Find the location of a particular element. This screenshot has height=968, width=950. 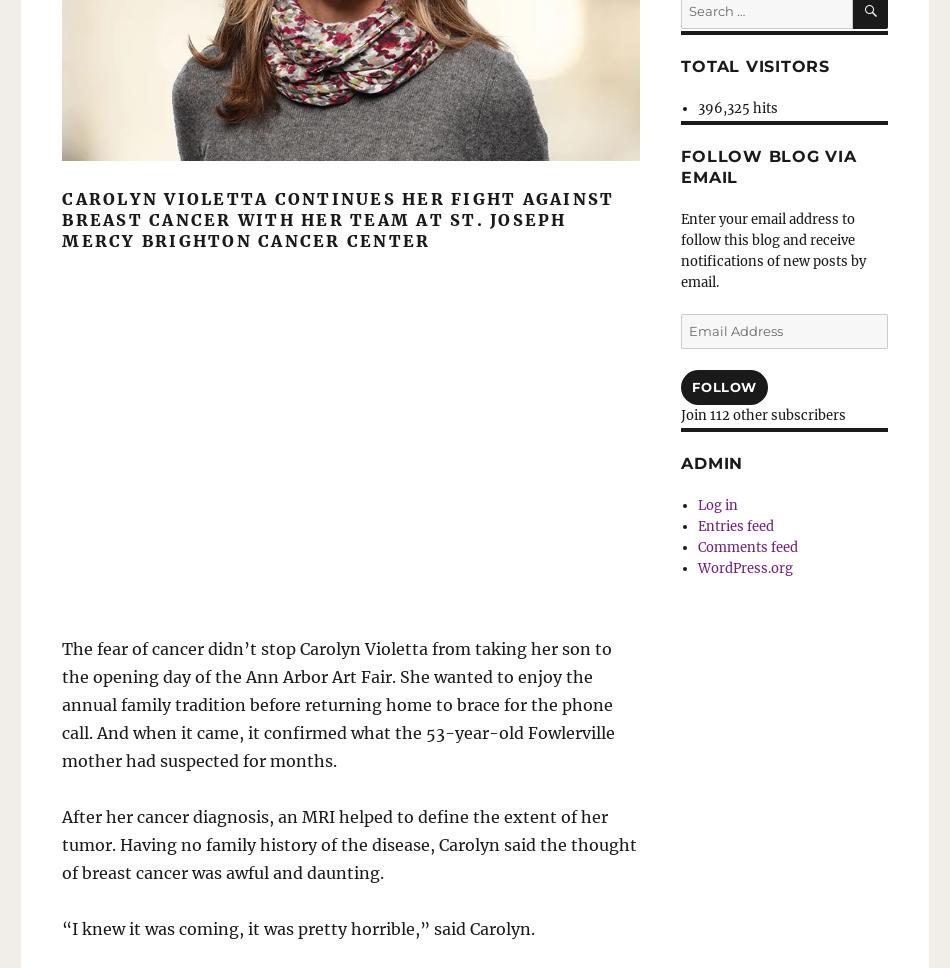

'Total Visitors' is located at coordinates (753, 64).